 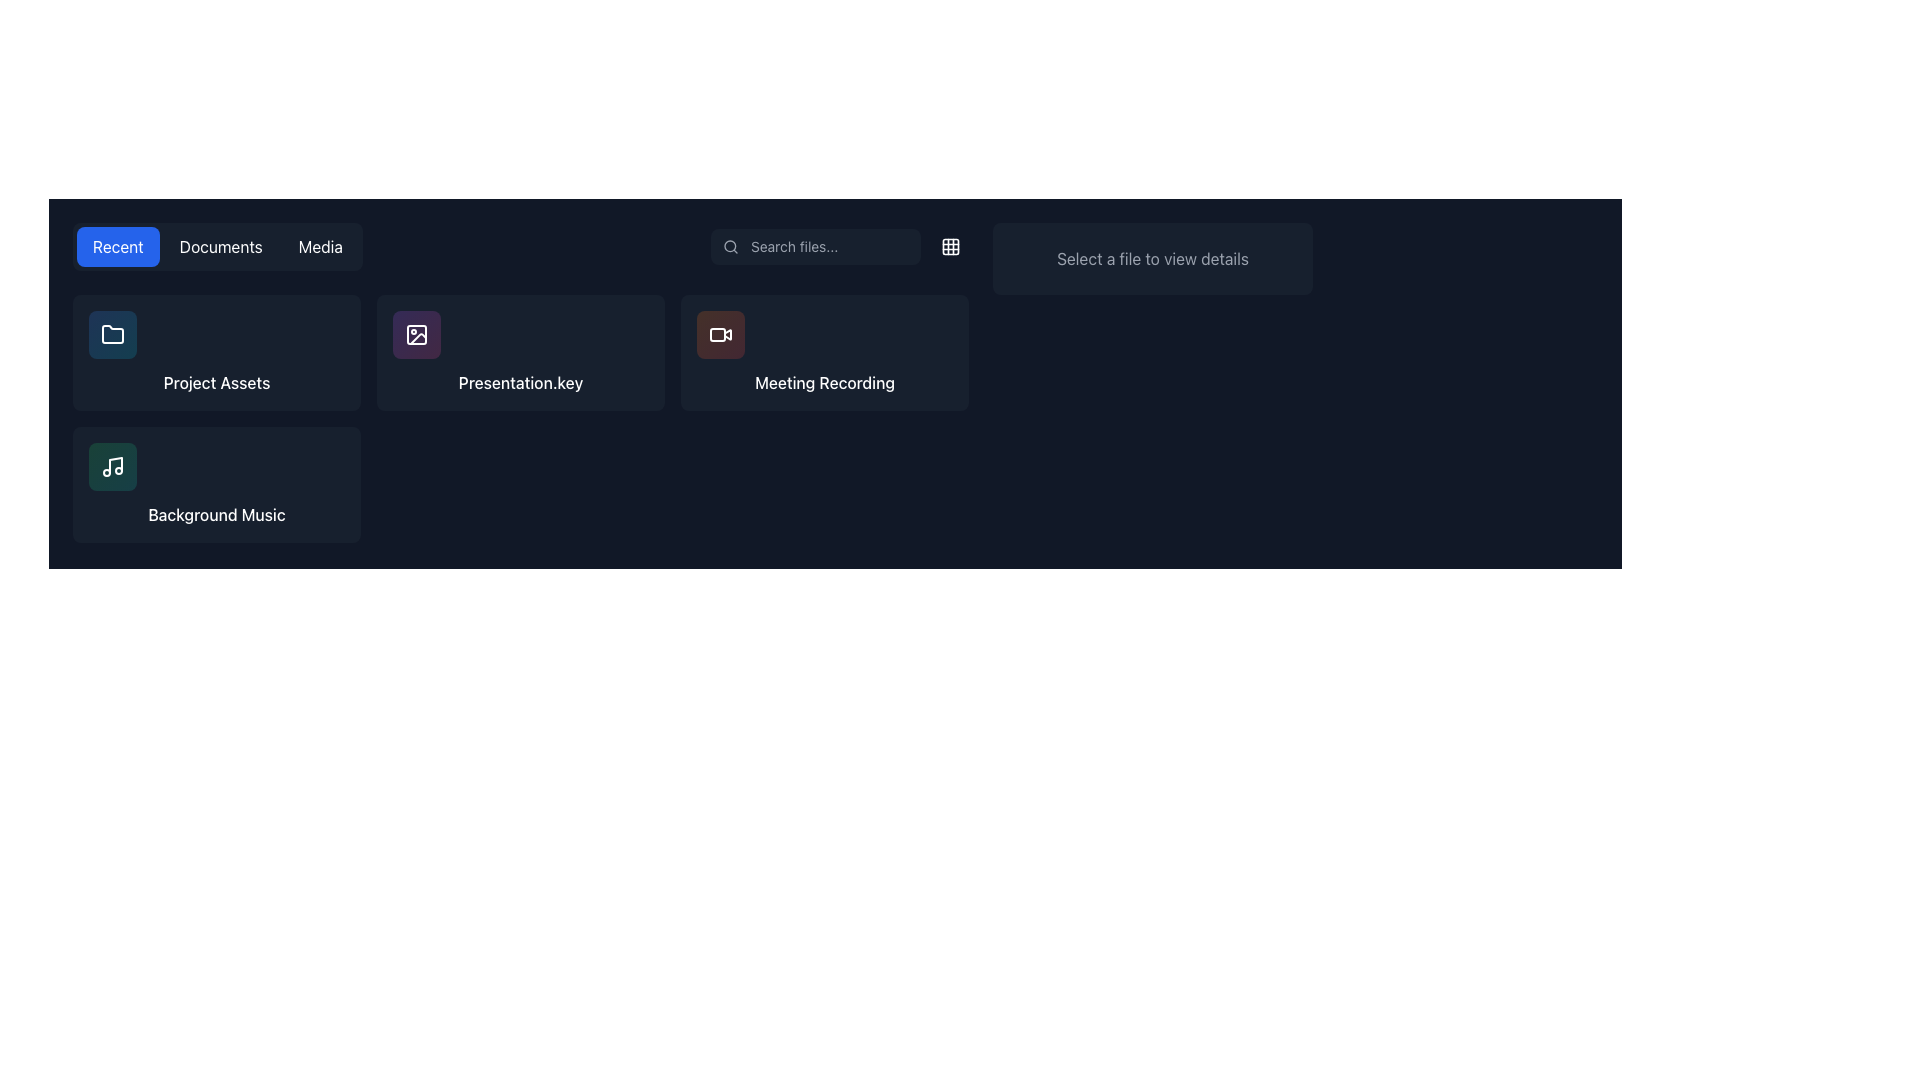 I want to click on an item within the grid display layout that contains titles like 'Project Assets,' 'Presentation.key,' 'Meeting Recording,' and 'Background Music.', so click(x=521, y=418).